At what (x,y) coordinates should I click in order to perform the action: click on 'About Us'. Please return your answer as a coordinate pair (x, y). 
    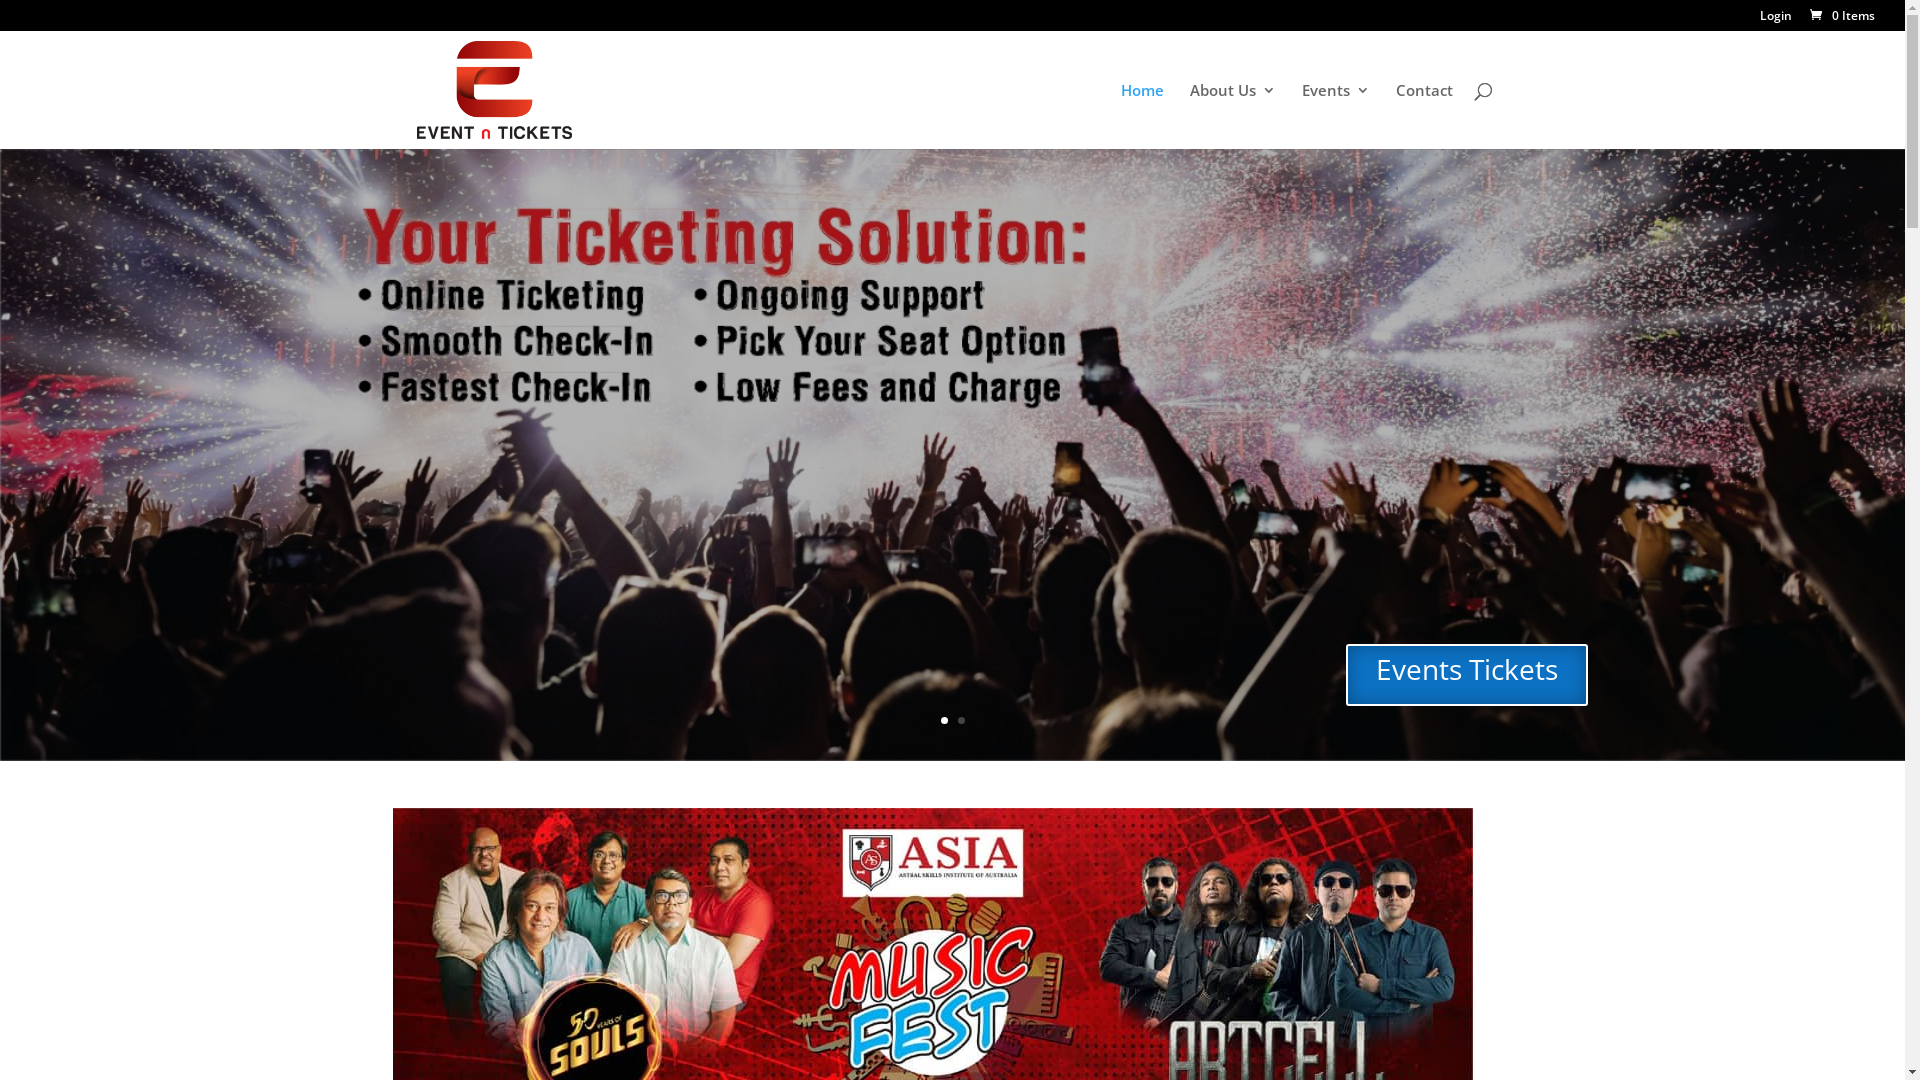
    Looking at the image, I should click on (1232, 115).